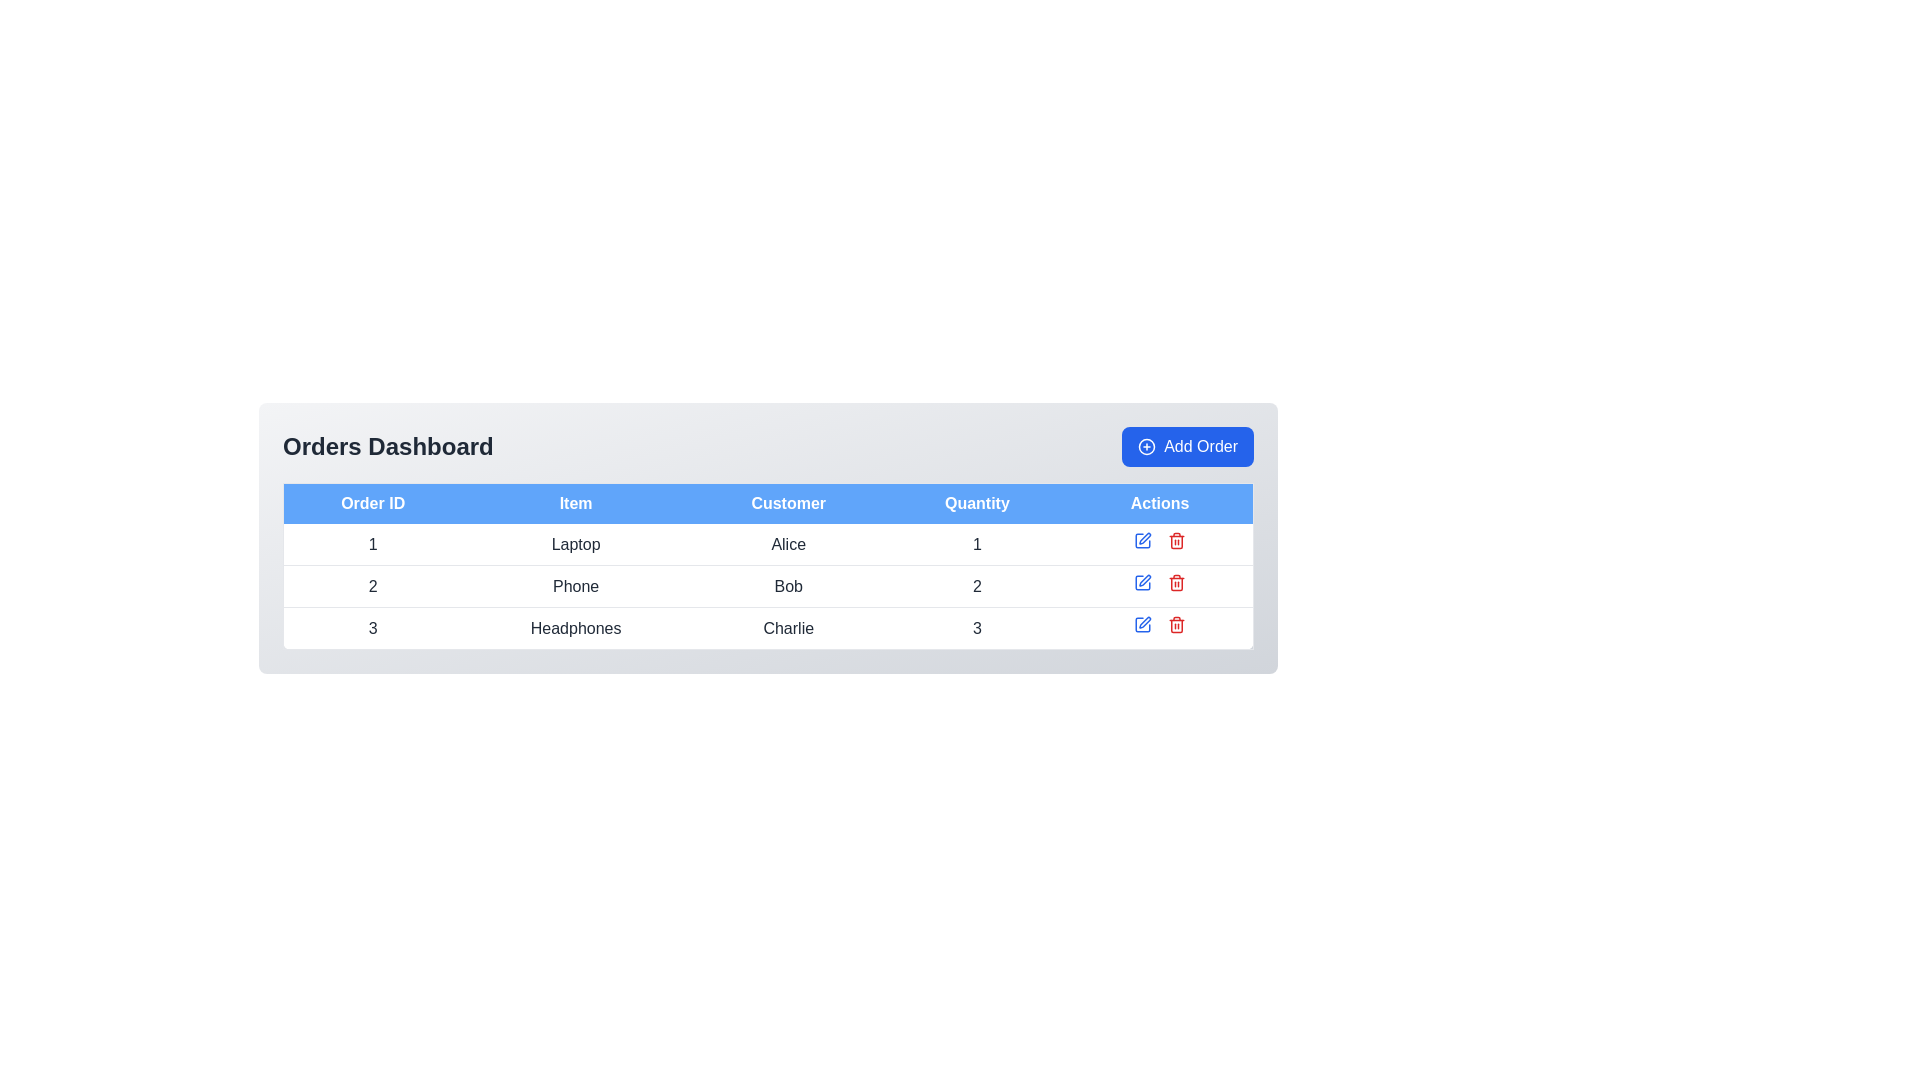  I want to click on the red trash can icon button in the 'Actions' column of the third row, so click(1177, 623).